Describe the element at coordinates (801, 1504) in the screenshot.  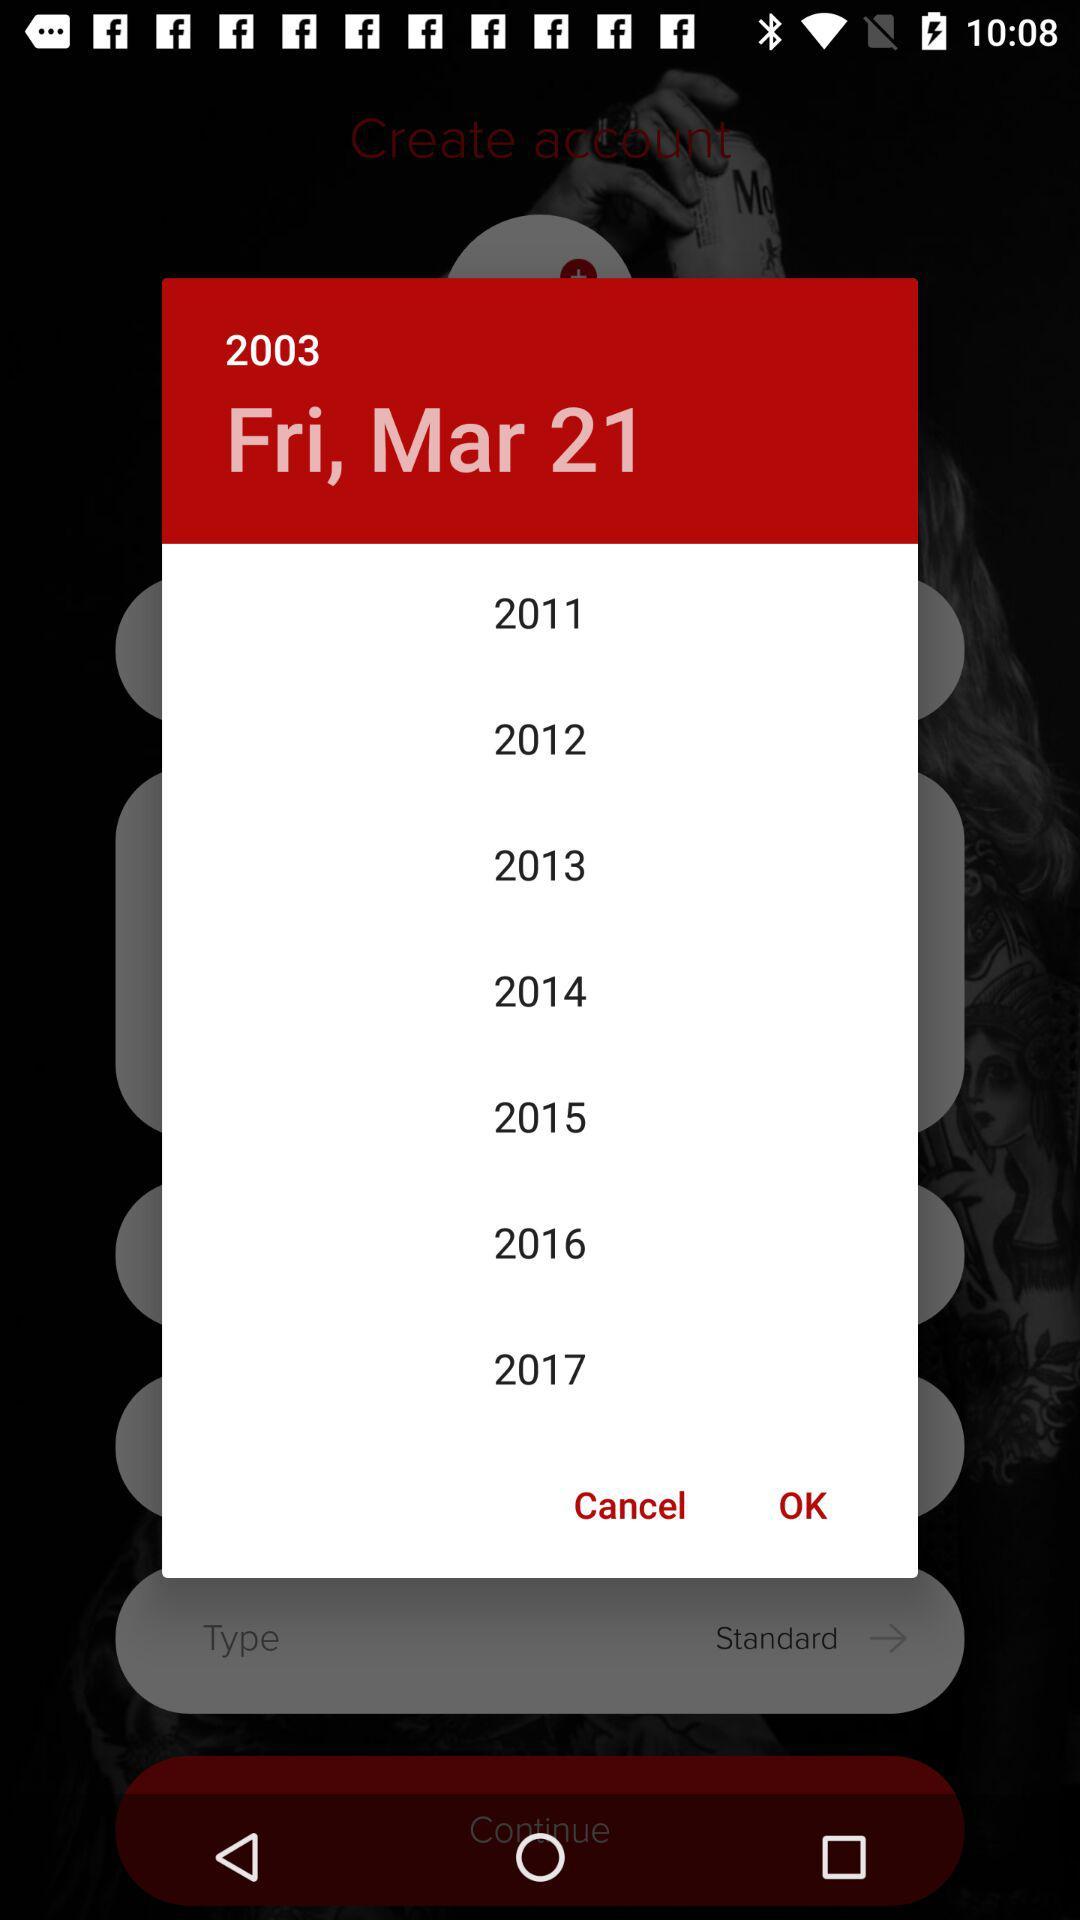
I see `ok item` at that location.